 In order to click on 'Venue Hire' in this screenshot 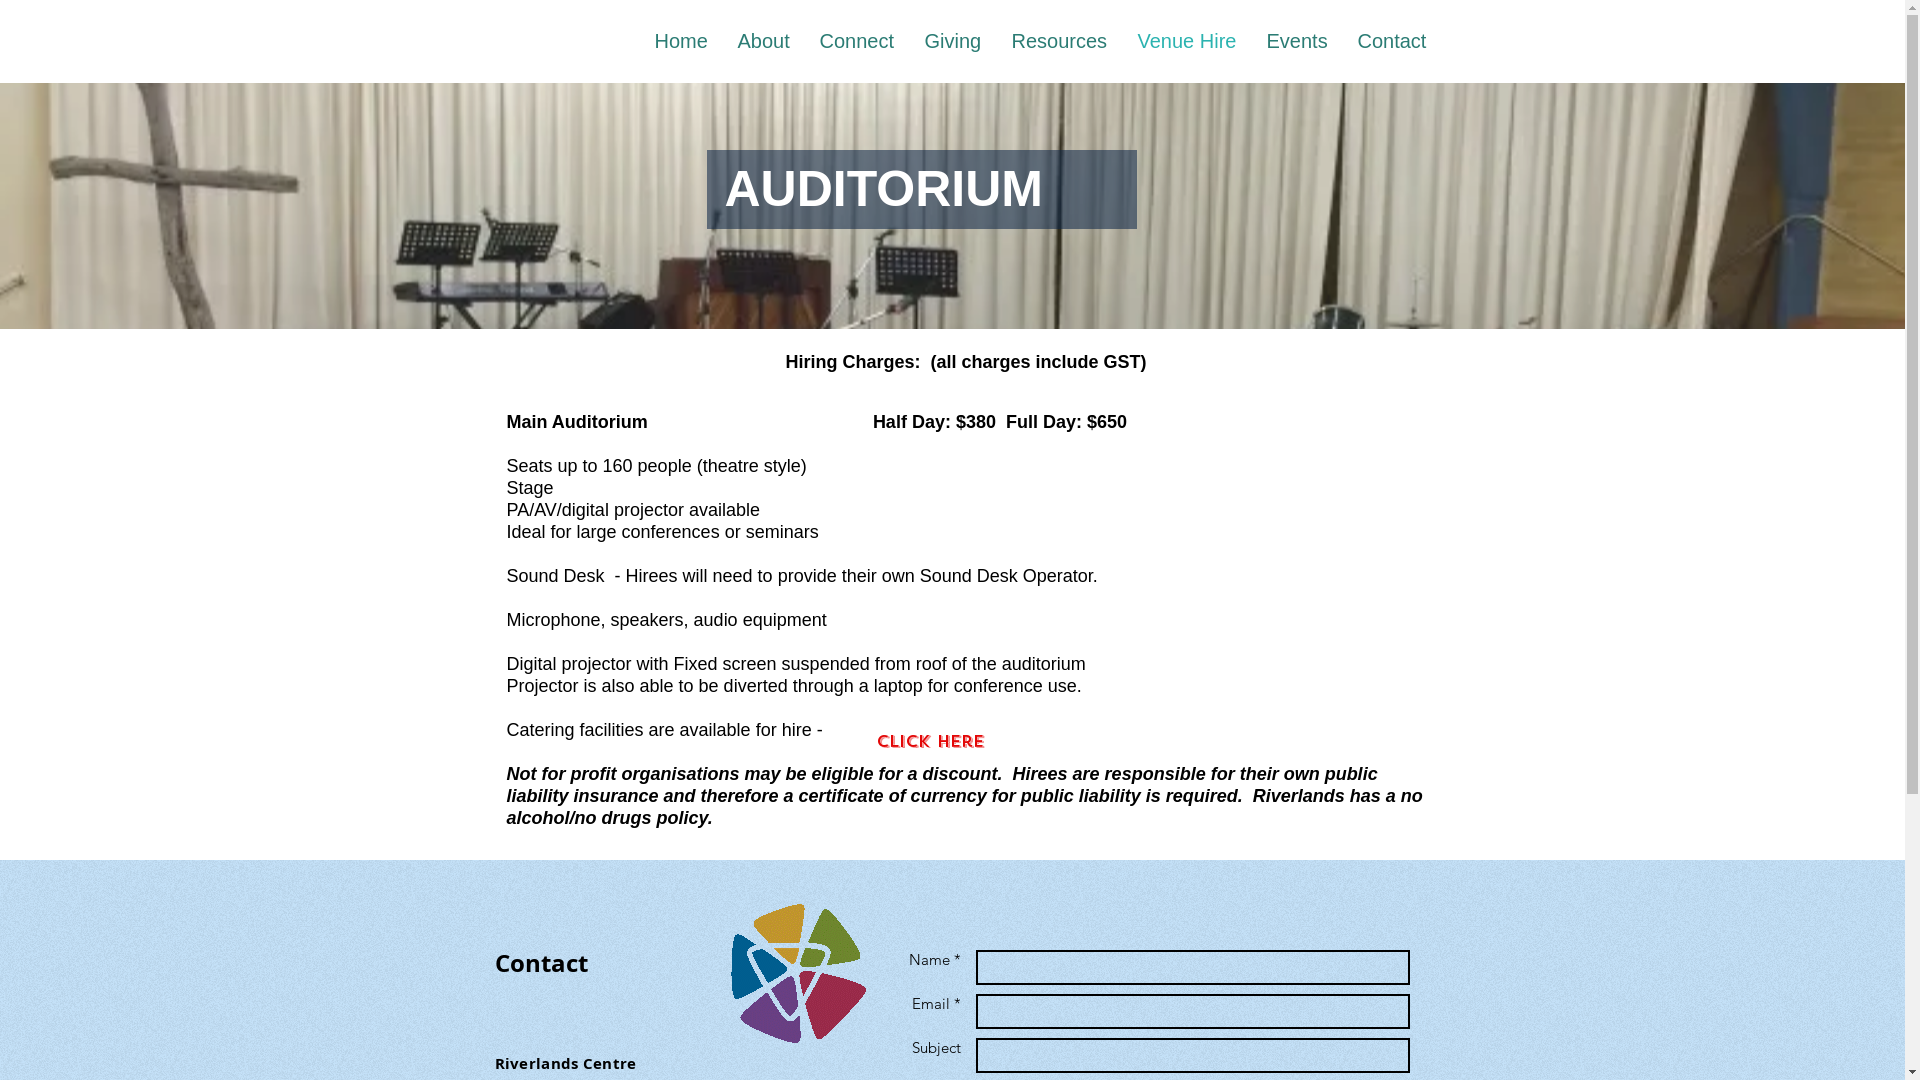, I will do `click(1122, 41)`.